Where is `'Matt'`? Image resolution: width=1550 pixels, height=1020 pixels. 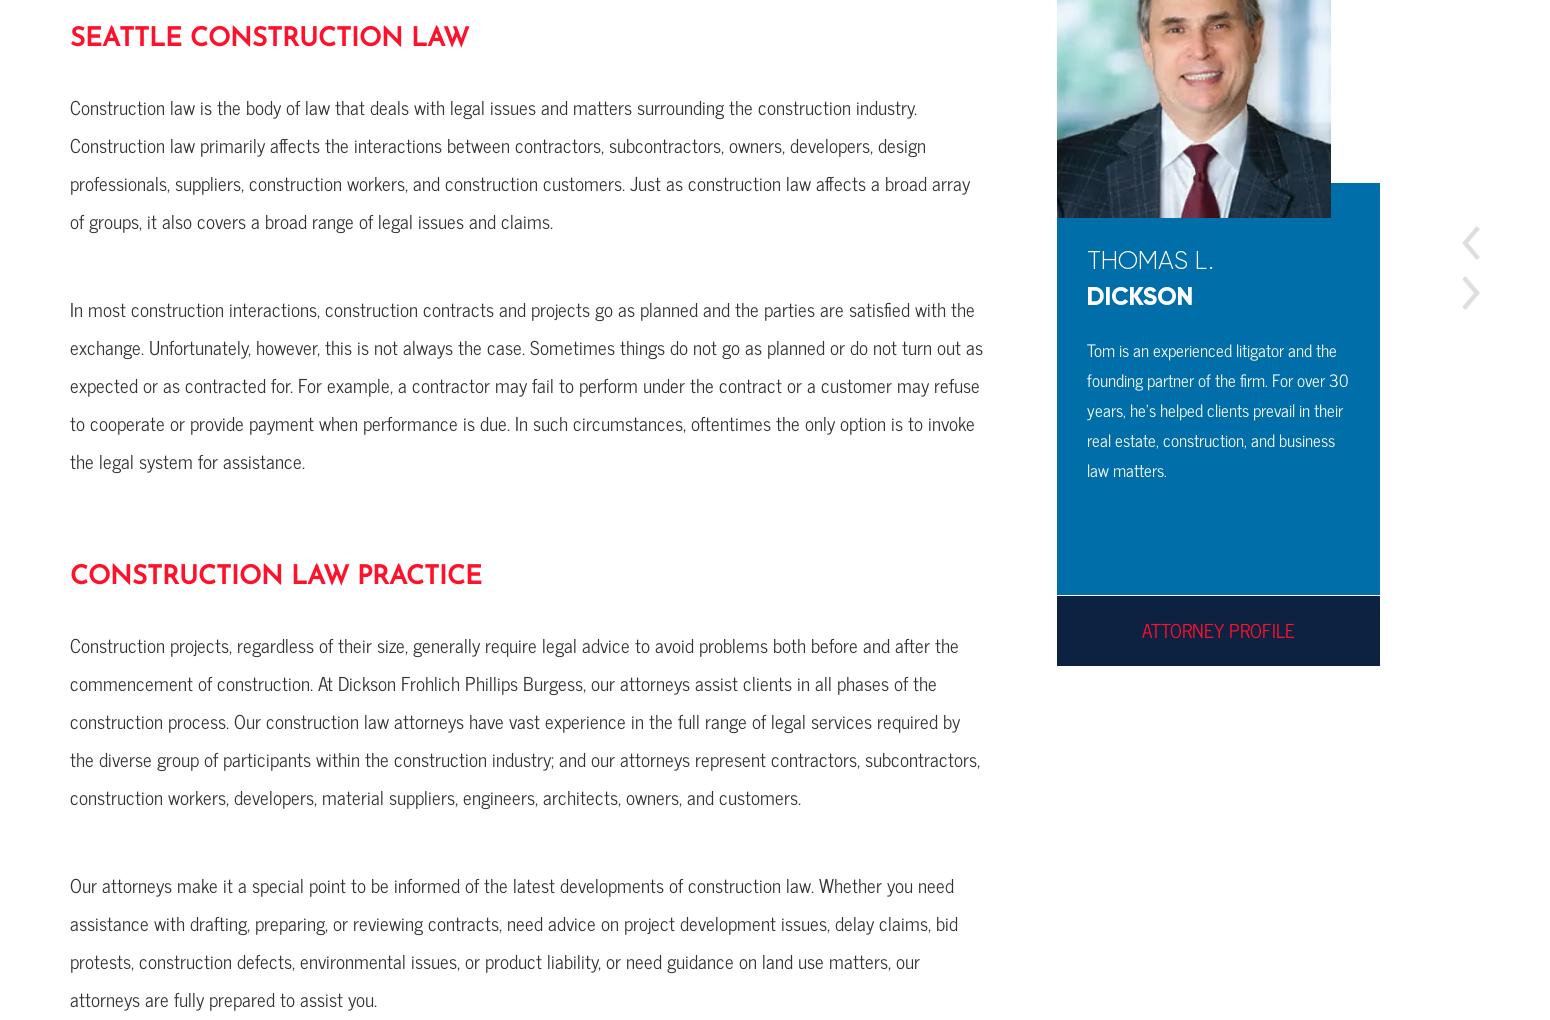 'Matt' is located at coordinates (792, 259).